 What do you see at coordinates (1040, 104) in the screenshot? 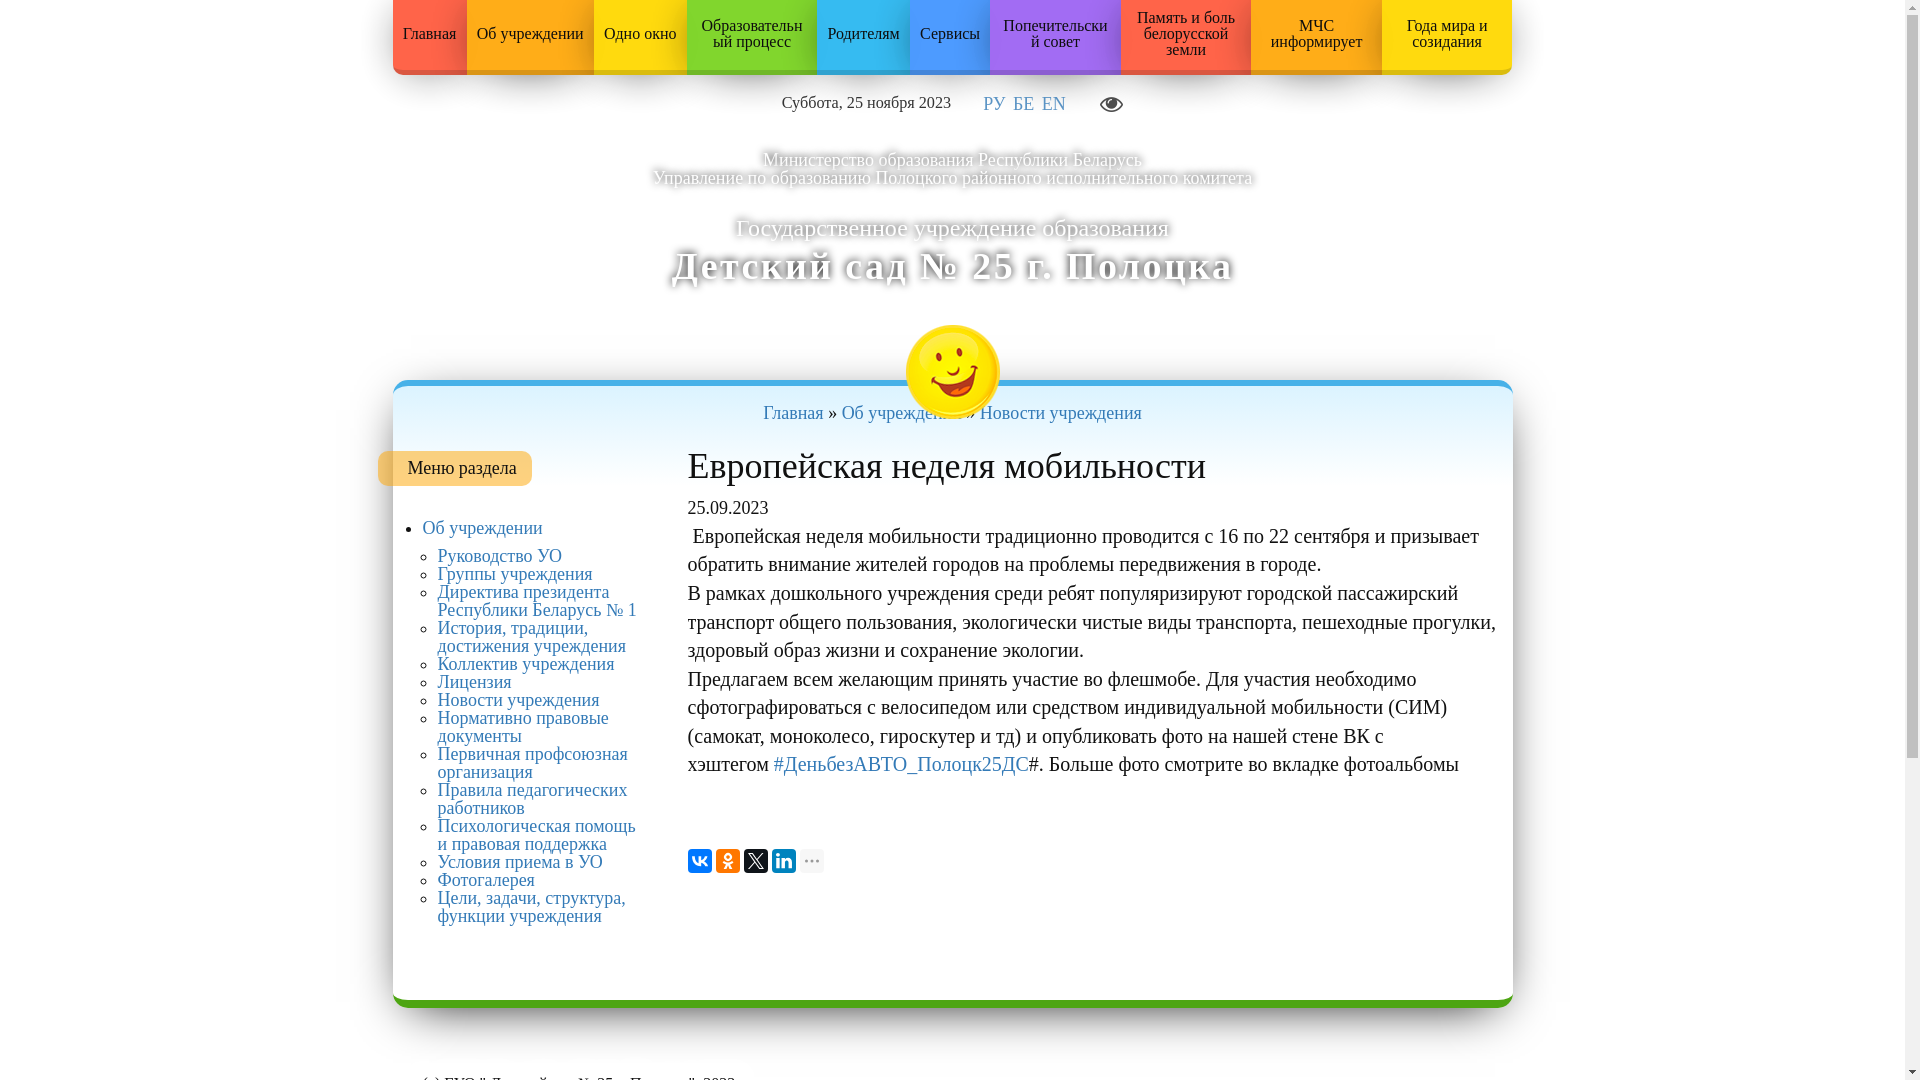
I see `'EN'` at bounding box center [1040, 104].